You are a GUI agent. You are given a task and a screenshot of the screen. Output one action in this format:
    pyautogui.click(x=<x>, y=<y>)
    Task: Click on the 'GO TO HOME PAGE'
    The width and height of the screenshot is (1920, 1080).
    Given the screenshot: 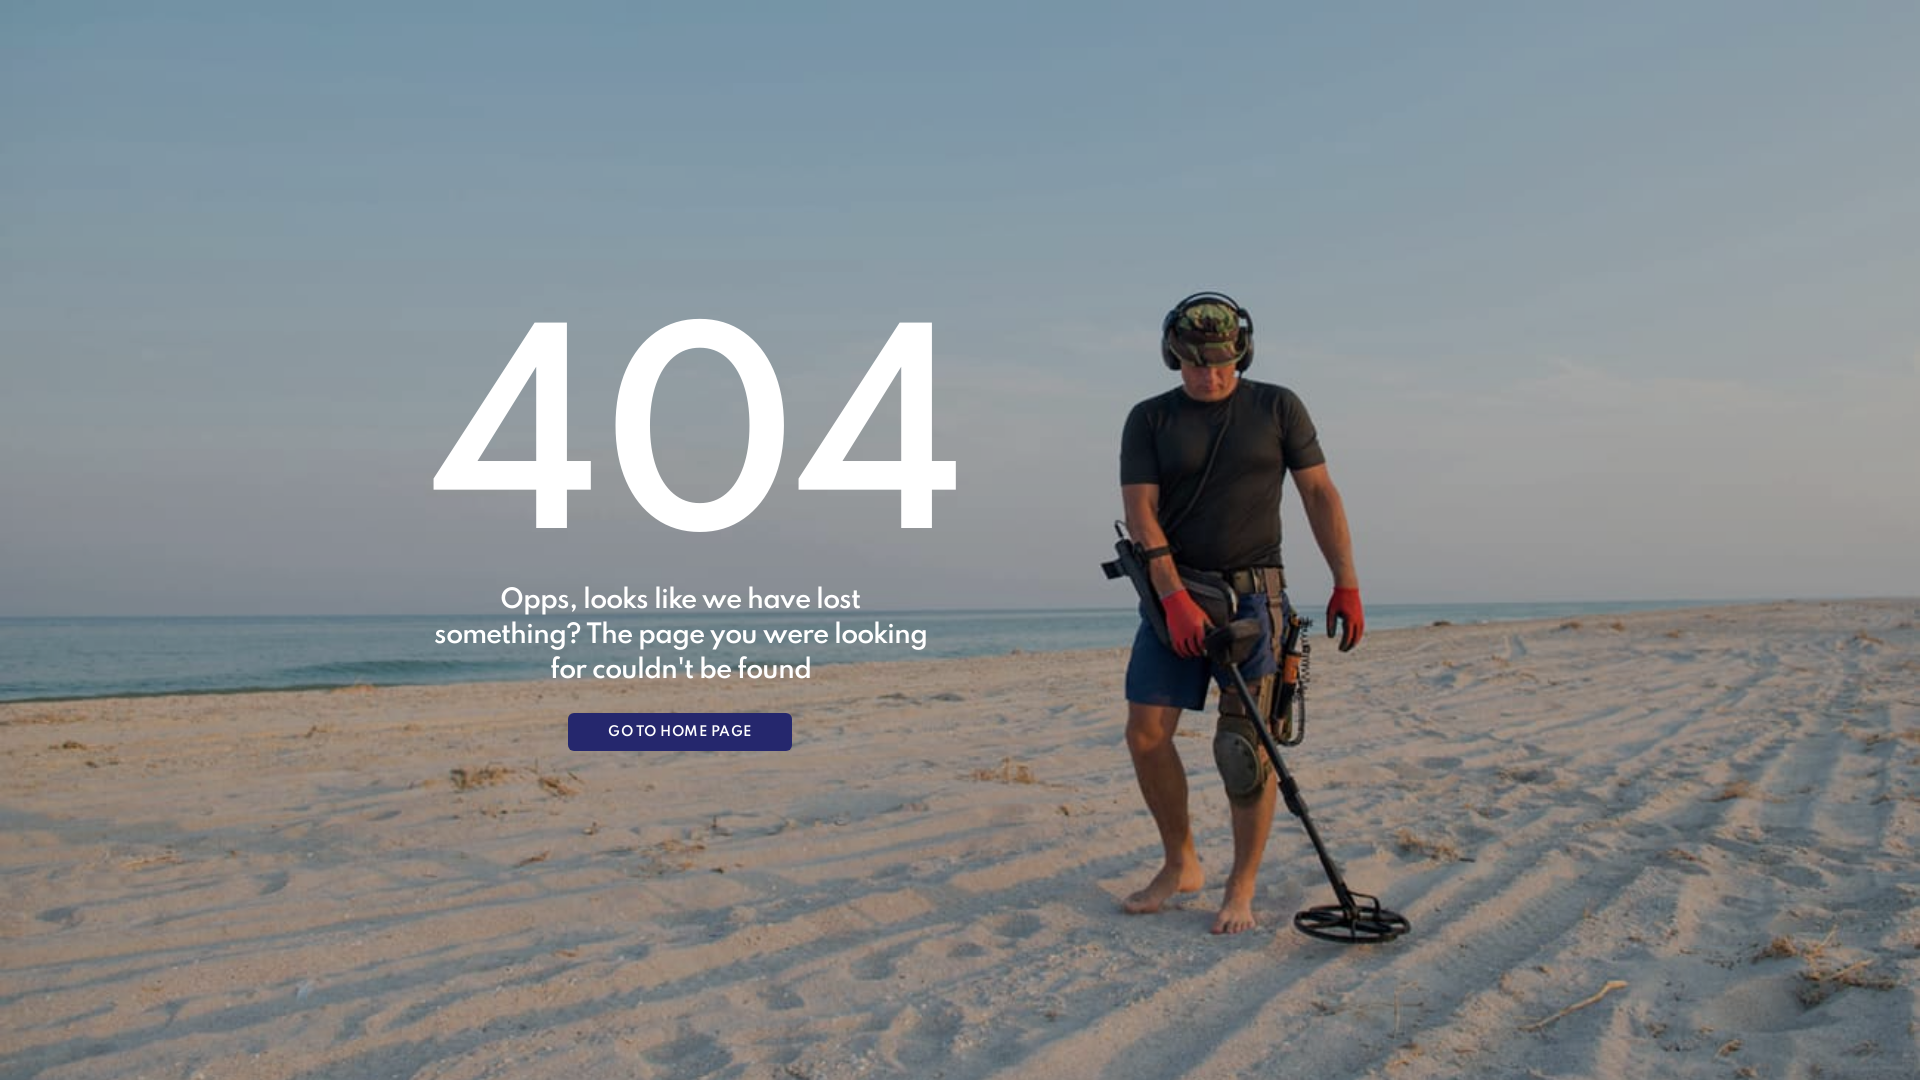 What is the action you would take?
    pyautogui.click(x=680, y=732)
    